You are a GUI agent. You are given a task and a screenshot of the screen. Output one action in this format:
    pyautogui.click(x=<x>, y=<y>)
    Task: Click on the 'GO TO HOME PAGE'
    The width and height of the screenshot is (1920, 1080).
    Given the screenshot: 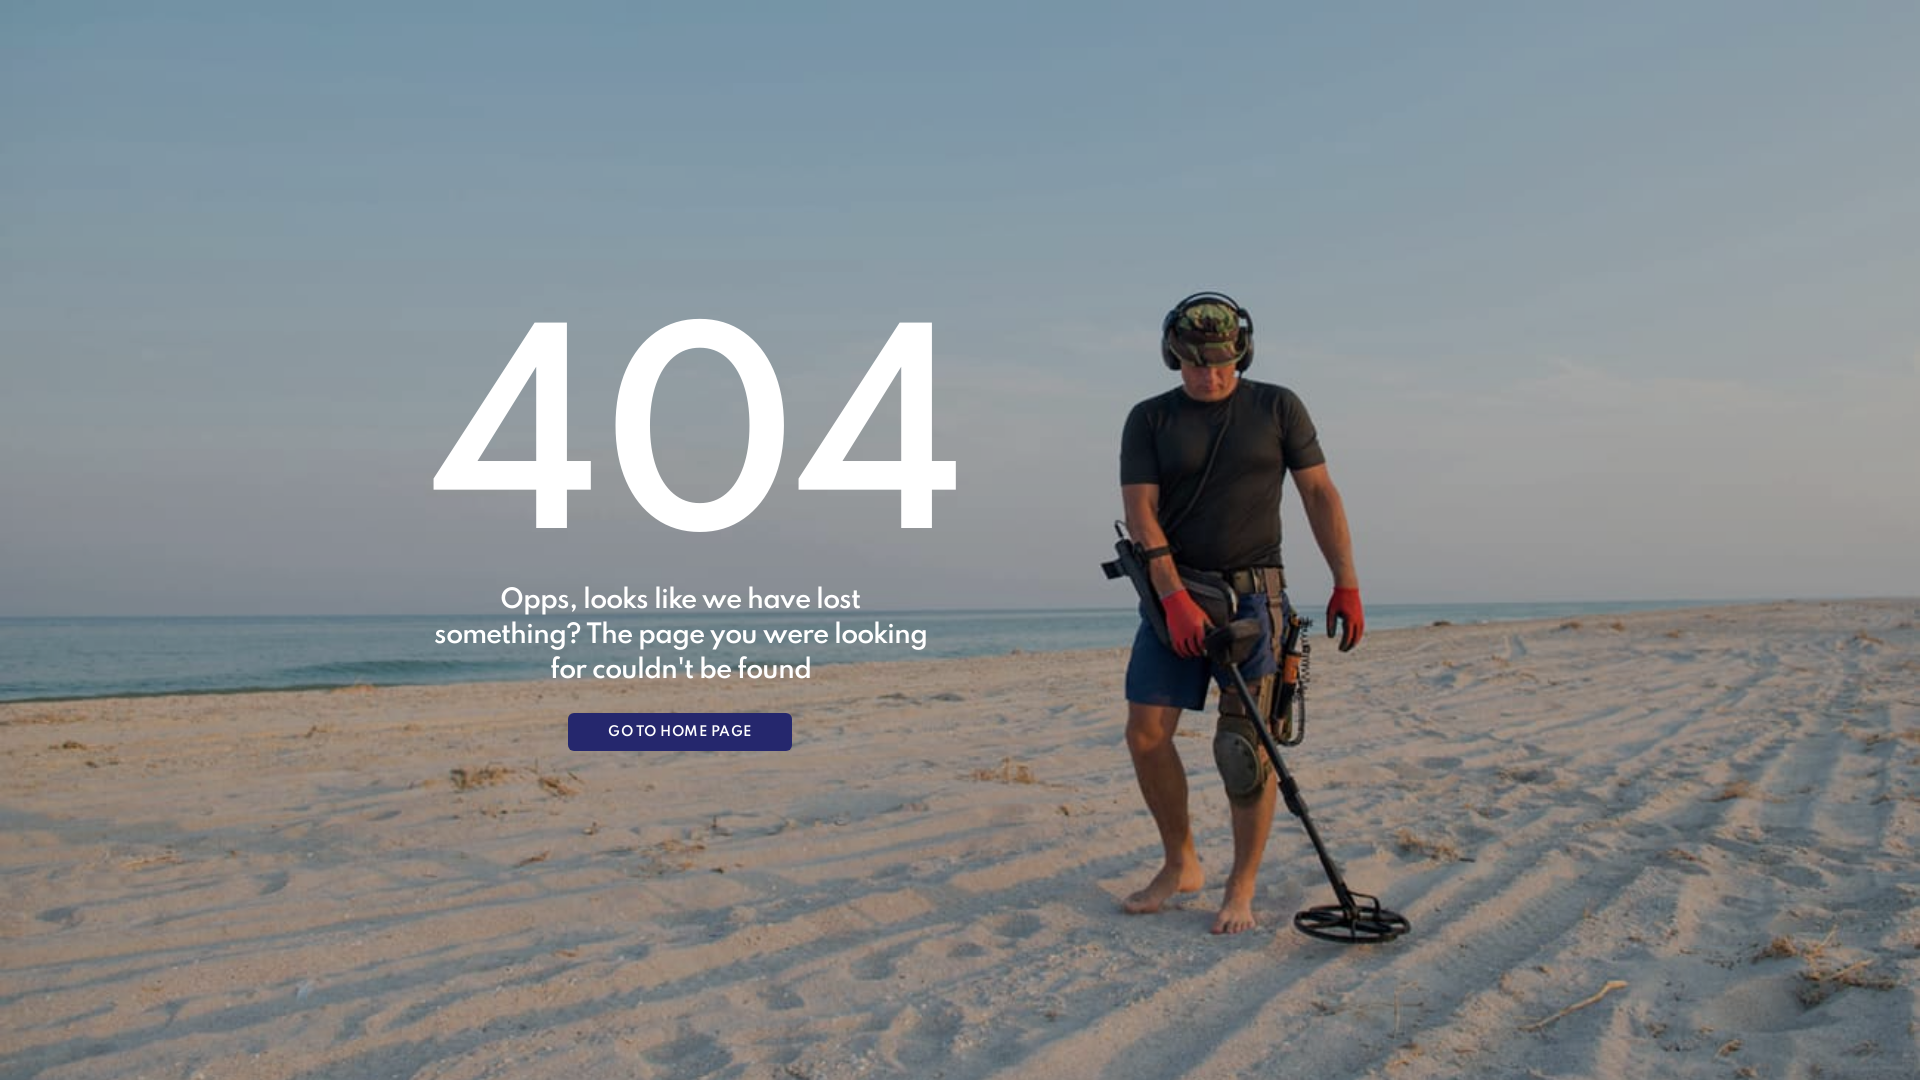 What is the action you would take?
    pyautogui.click(x=680, y=732)
    